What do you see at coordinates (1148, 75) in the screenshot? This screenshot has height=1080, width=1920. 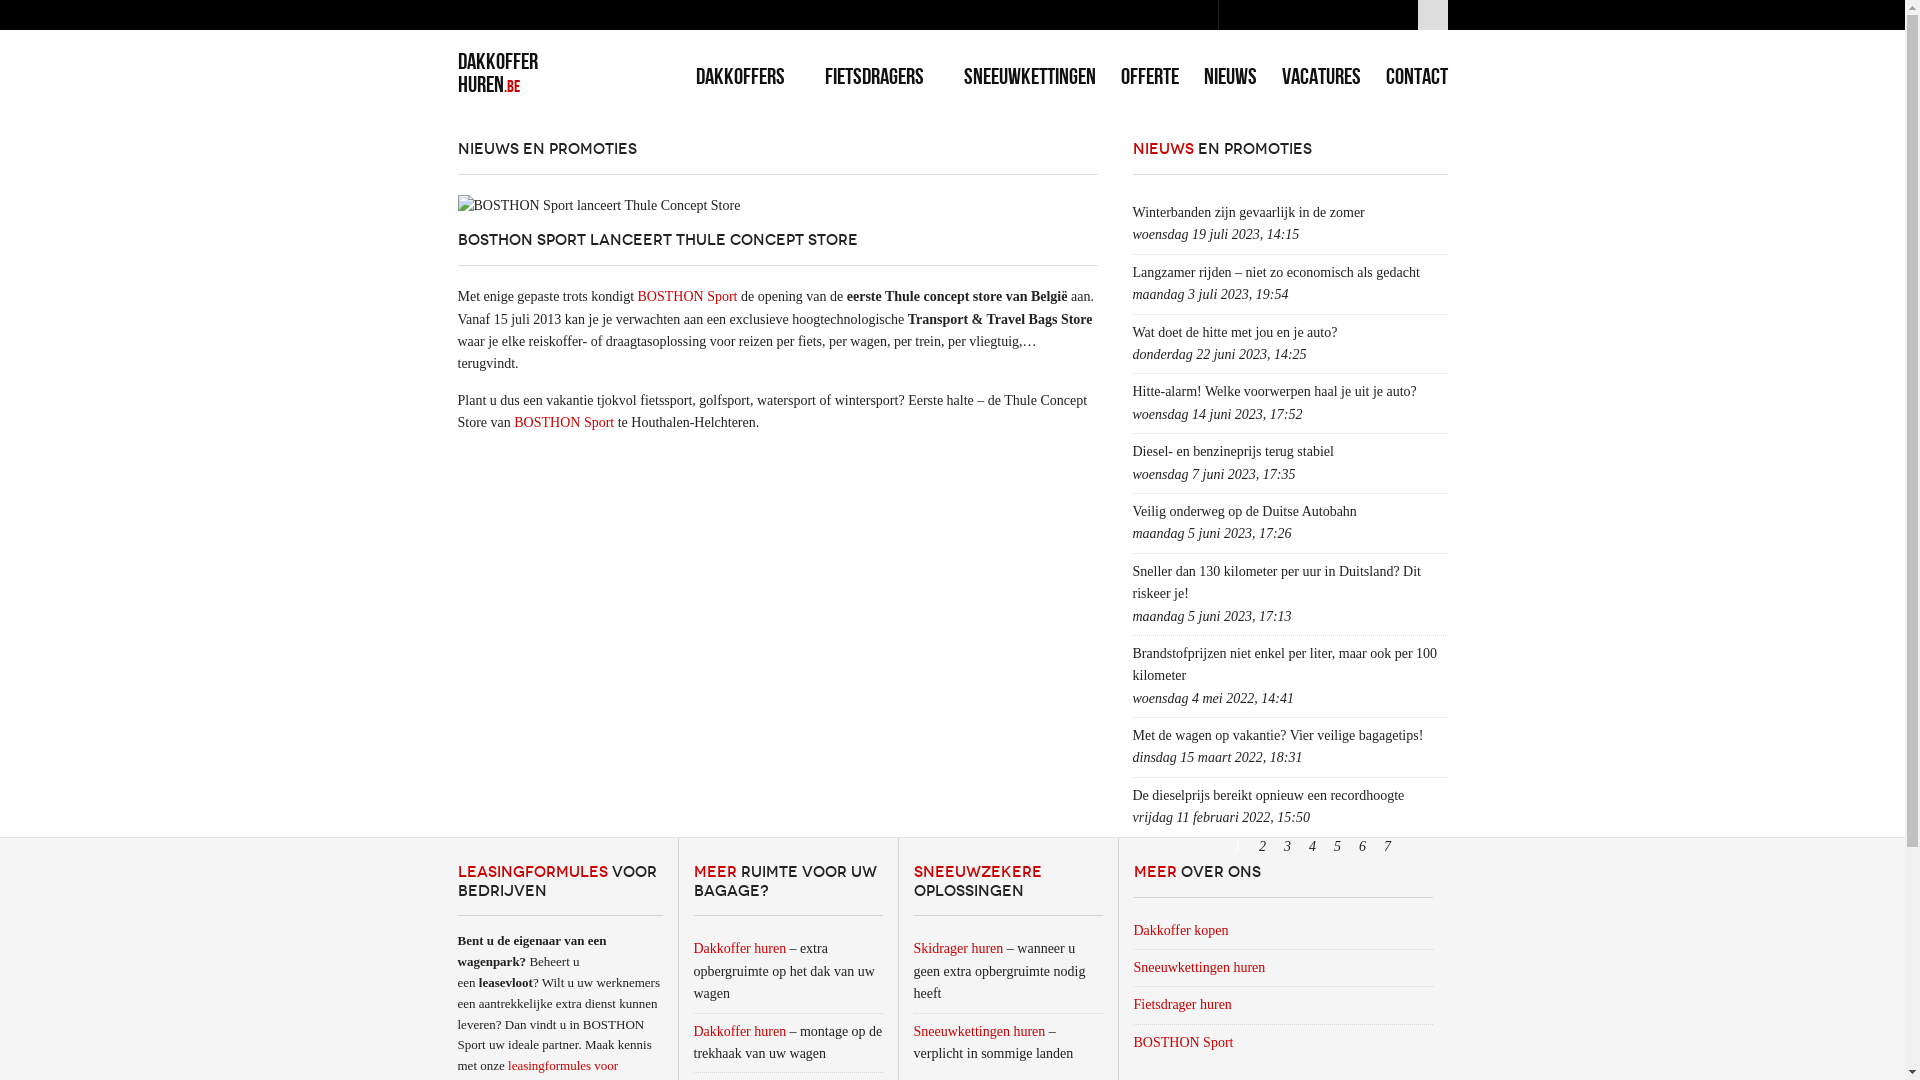 I see `'OFFERTE'` at bounding box center [1148, 75].